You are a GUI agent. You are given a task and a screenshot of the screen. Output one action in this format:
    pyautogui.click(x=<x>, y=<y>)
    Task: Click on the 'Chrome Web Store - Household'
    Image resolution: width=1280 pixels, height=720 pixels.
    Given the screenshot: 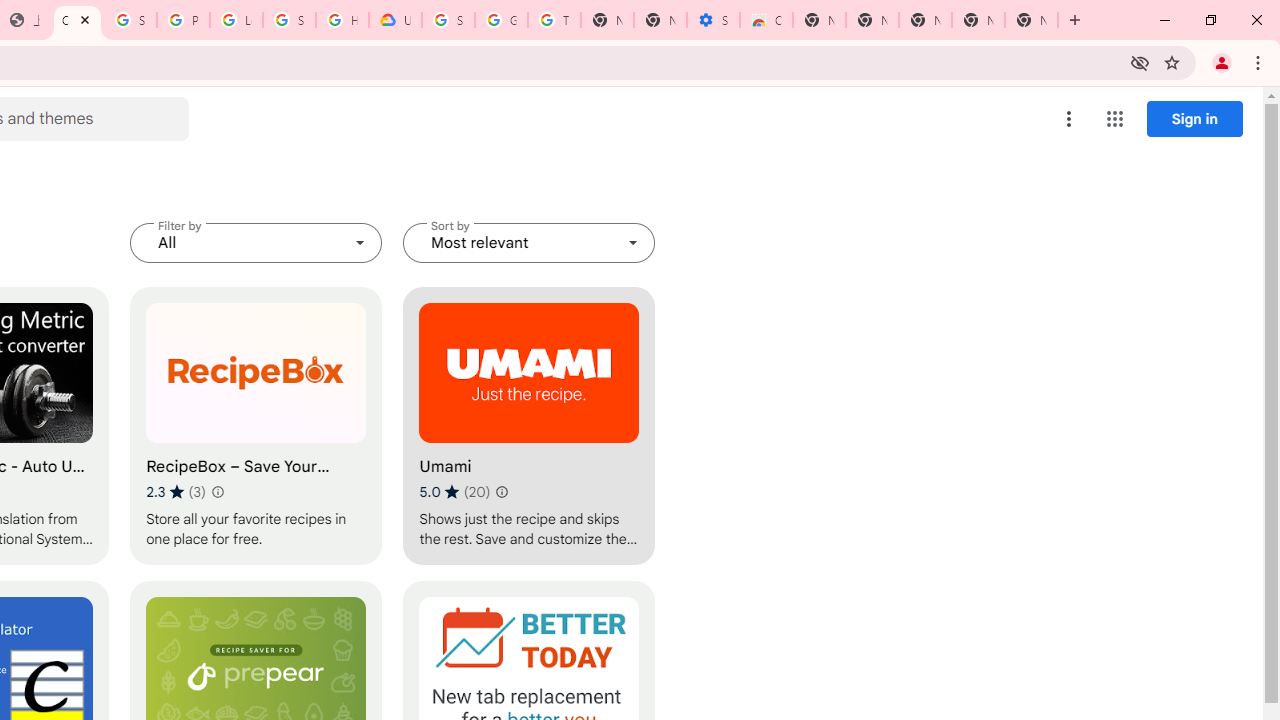 What is the action you would take?
    pyautogui.click(x=77, y=20)
    